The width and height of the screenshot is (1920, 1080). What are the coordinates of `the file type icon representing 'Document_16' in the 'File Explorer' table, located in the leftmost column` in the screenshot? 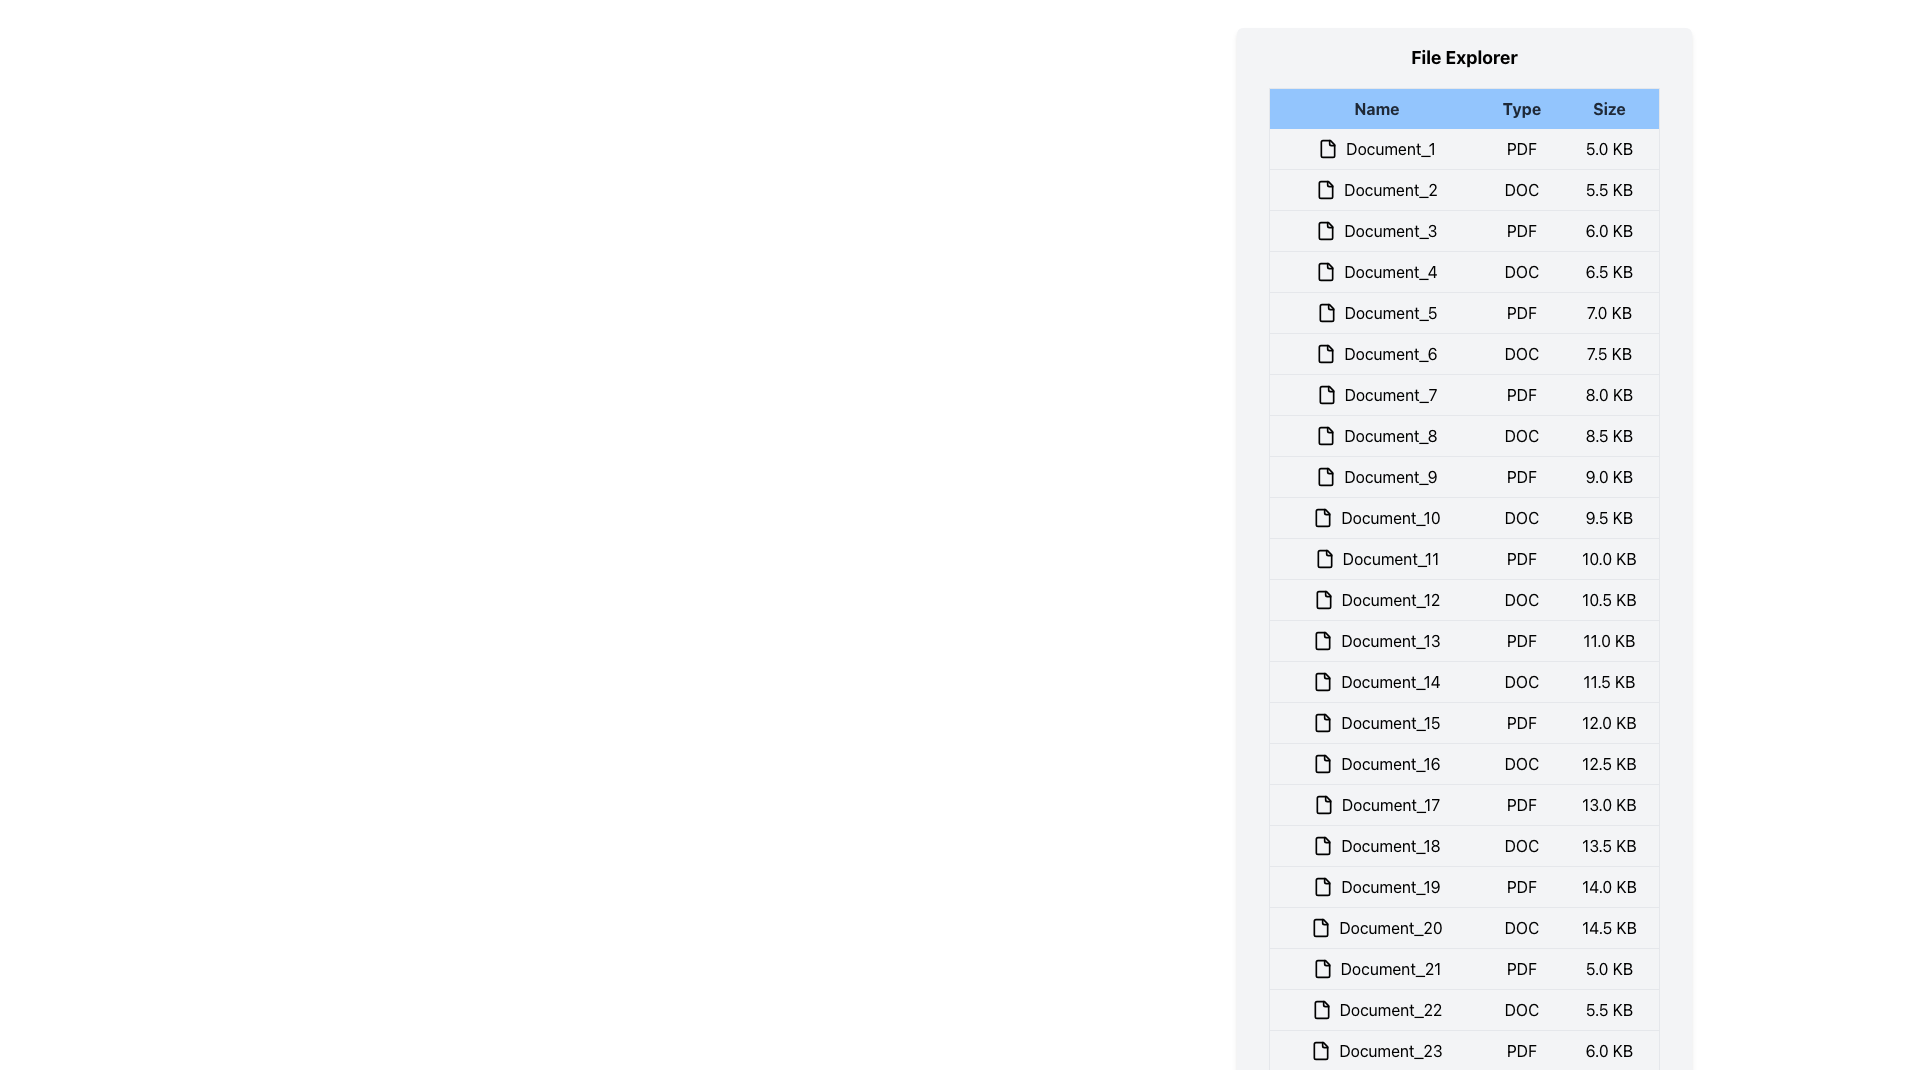 It's located at (1323, 763).